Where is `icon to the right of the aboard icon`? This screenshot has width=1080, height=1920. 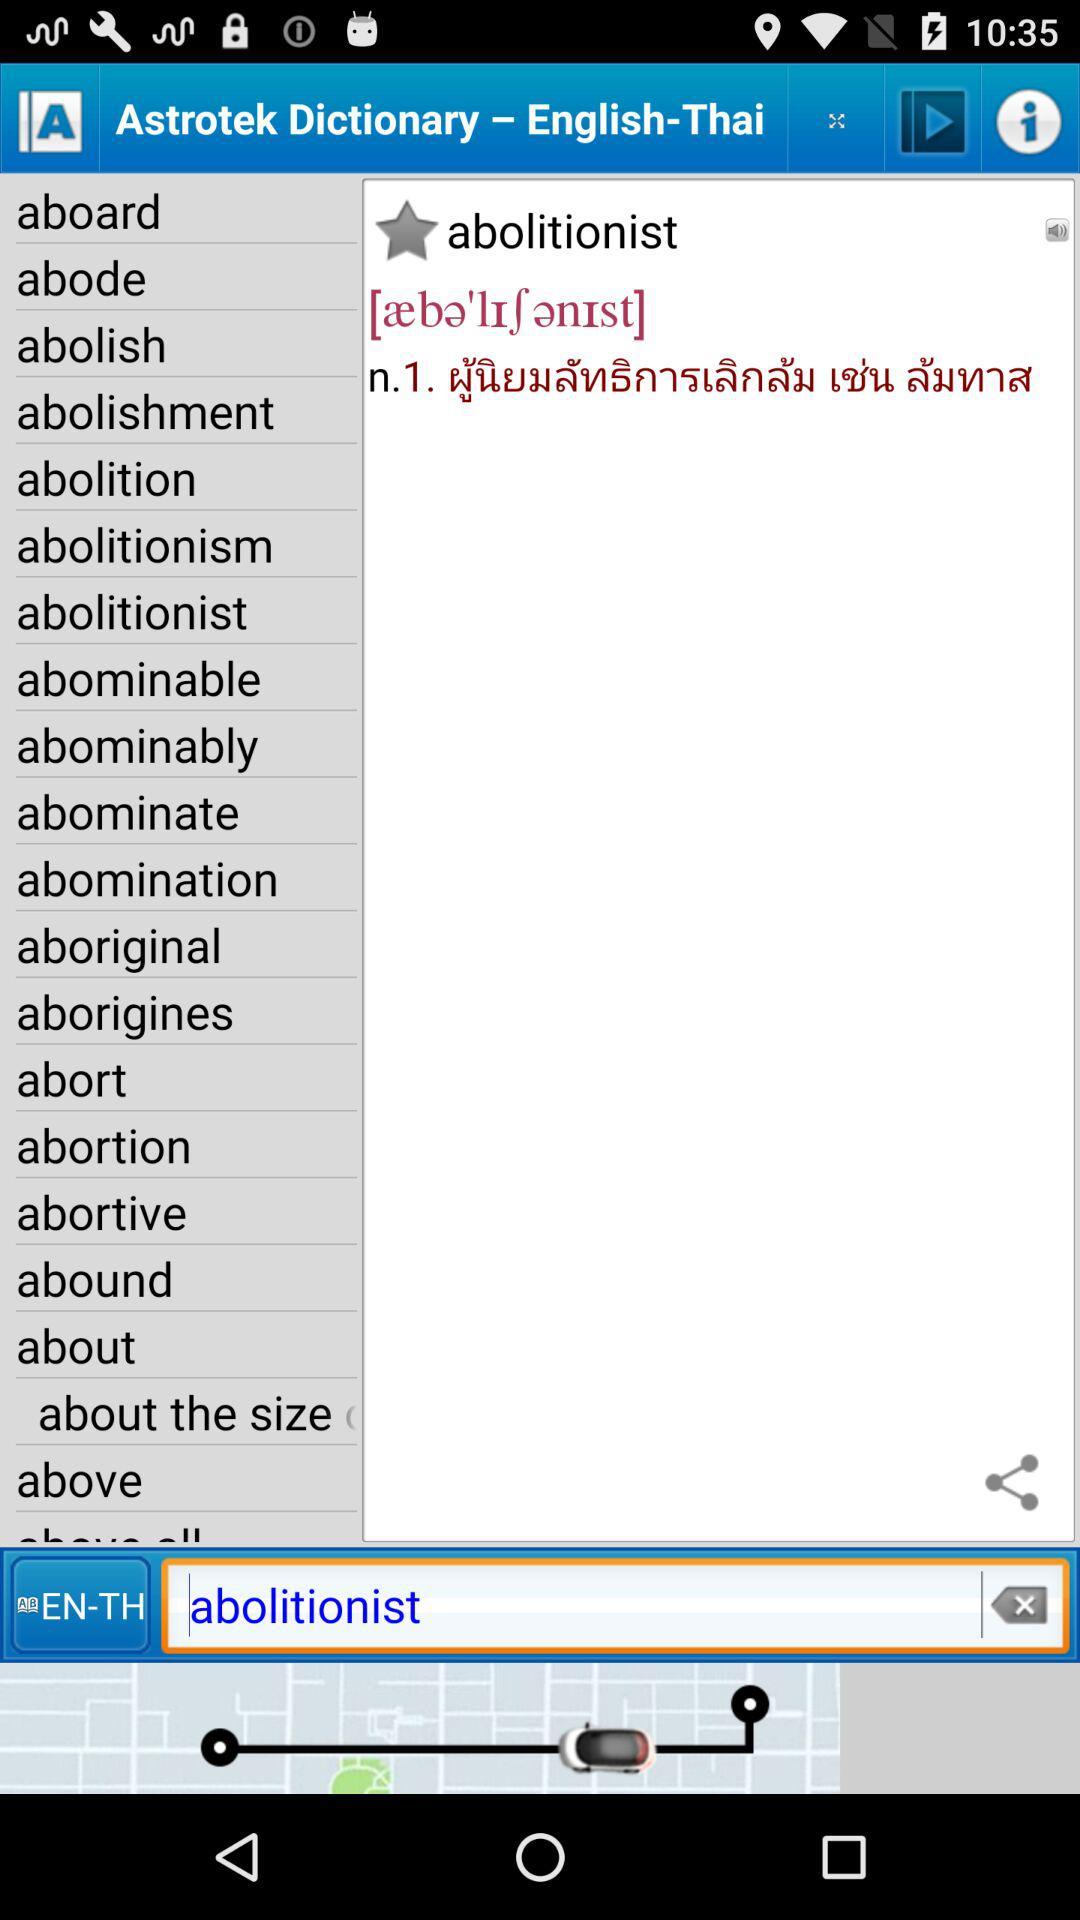
icon to the right of the aboard icon is located at coordinates (405, 230).